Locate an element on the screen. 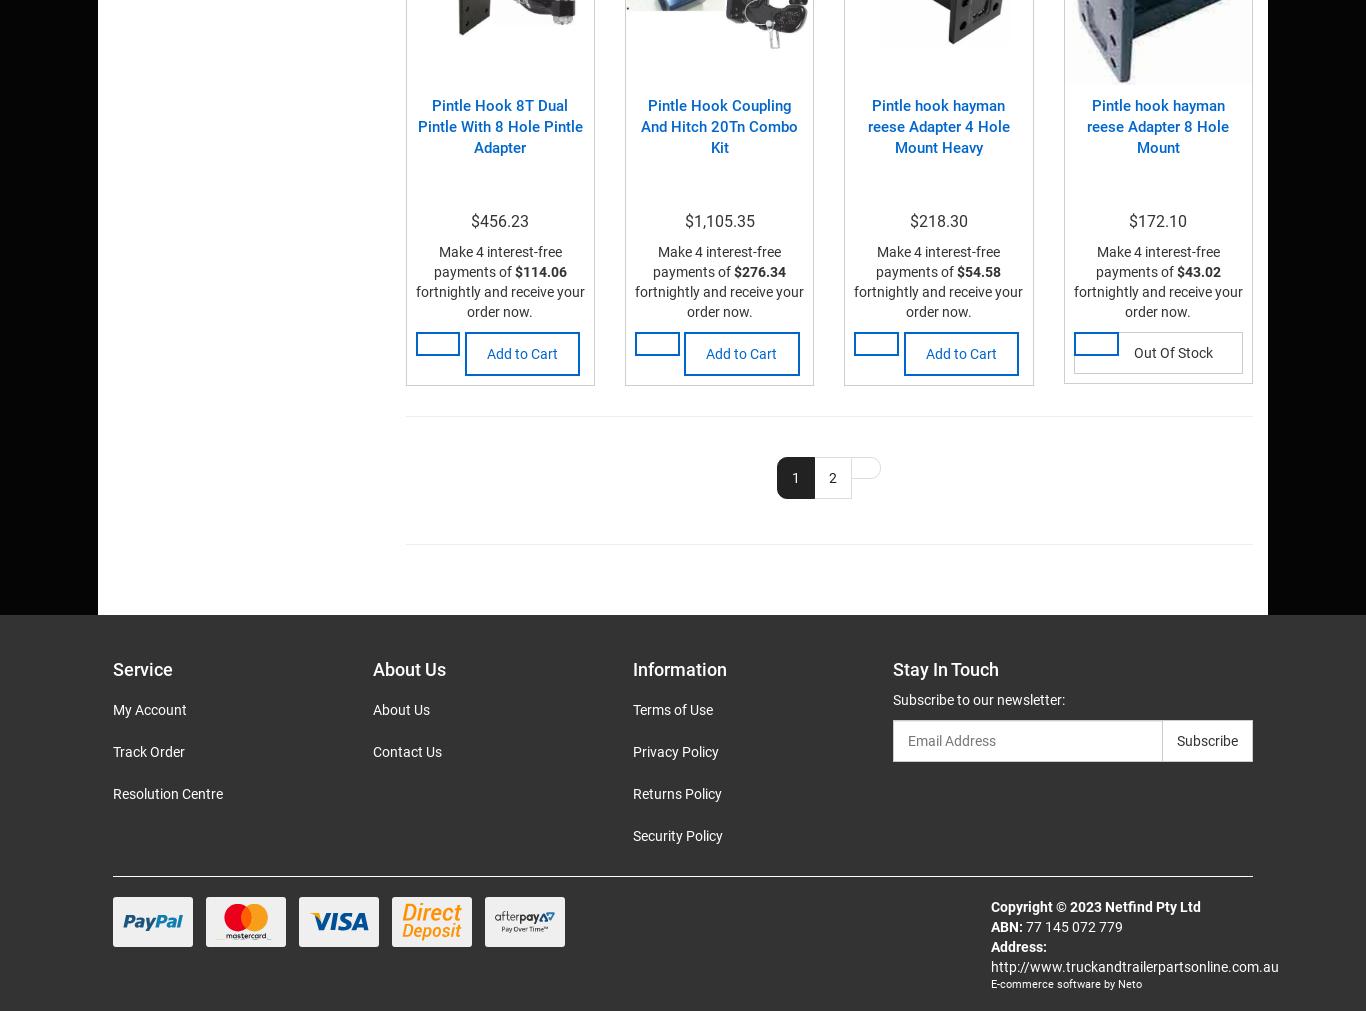  '77 145 072 779' is located at coordinates (1071, 926).